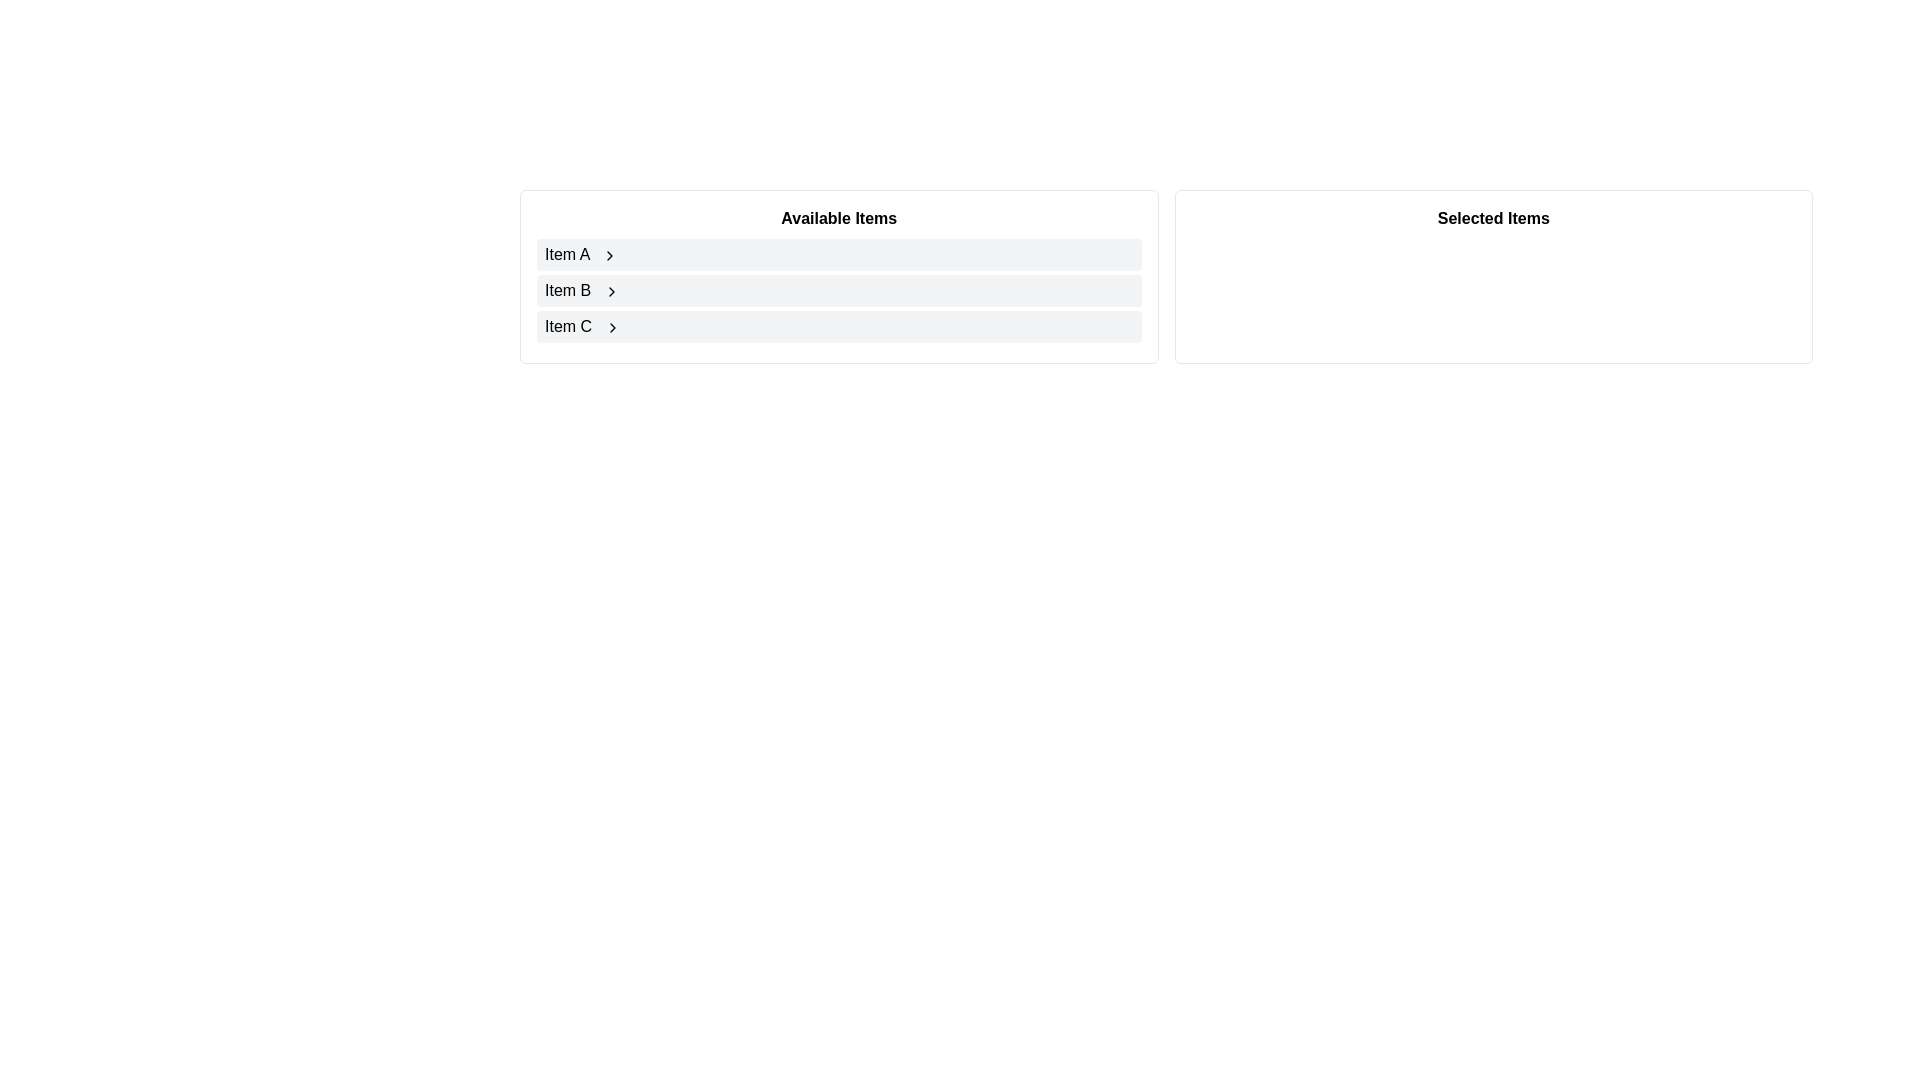 This screenshot has width=1920, height=1080. Describe the element at coordinates (608, 254) in the screenshot. I see `the 'Chevron Right' icon next to 'Item A' in the 'Available Items' section` at that location.